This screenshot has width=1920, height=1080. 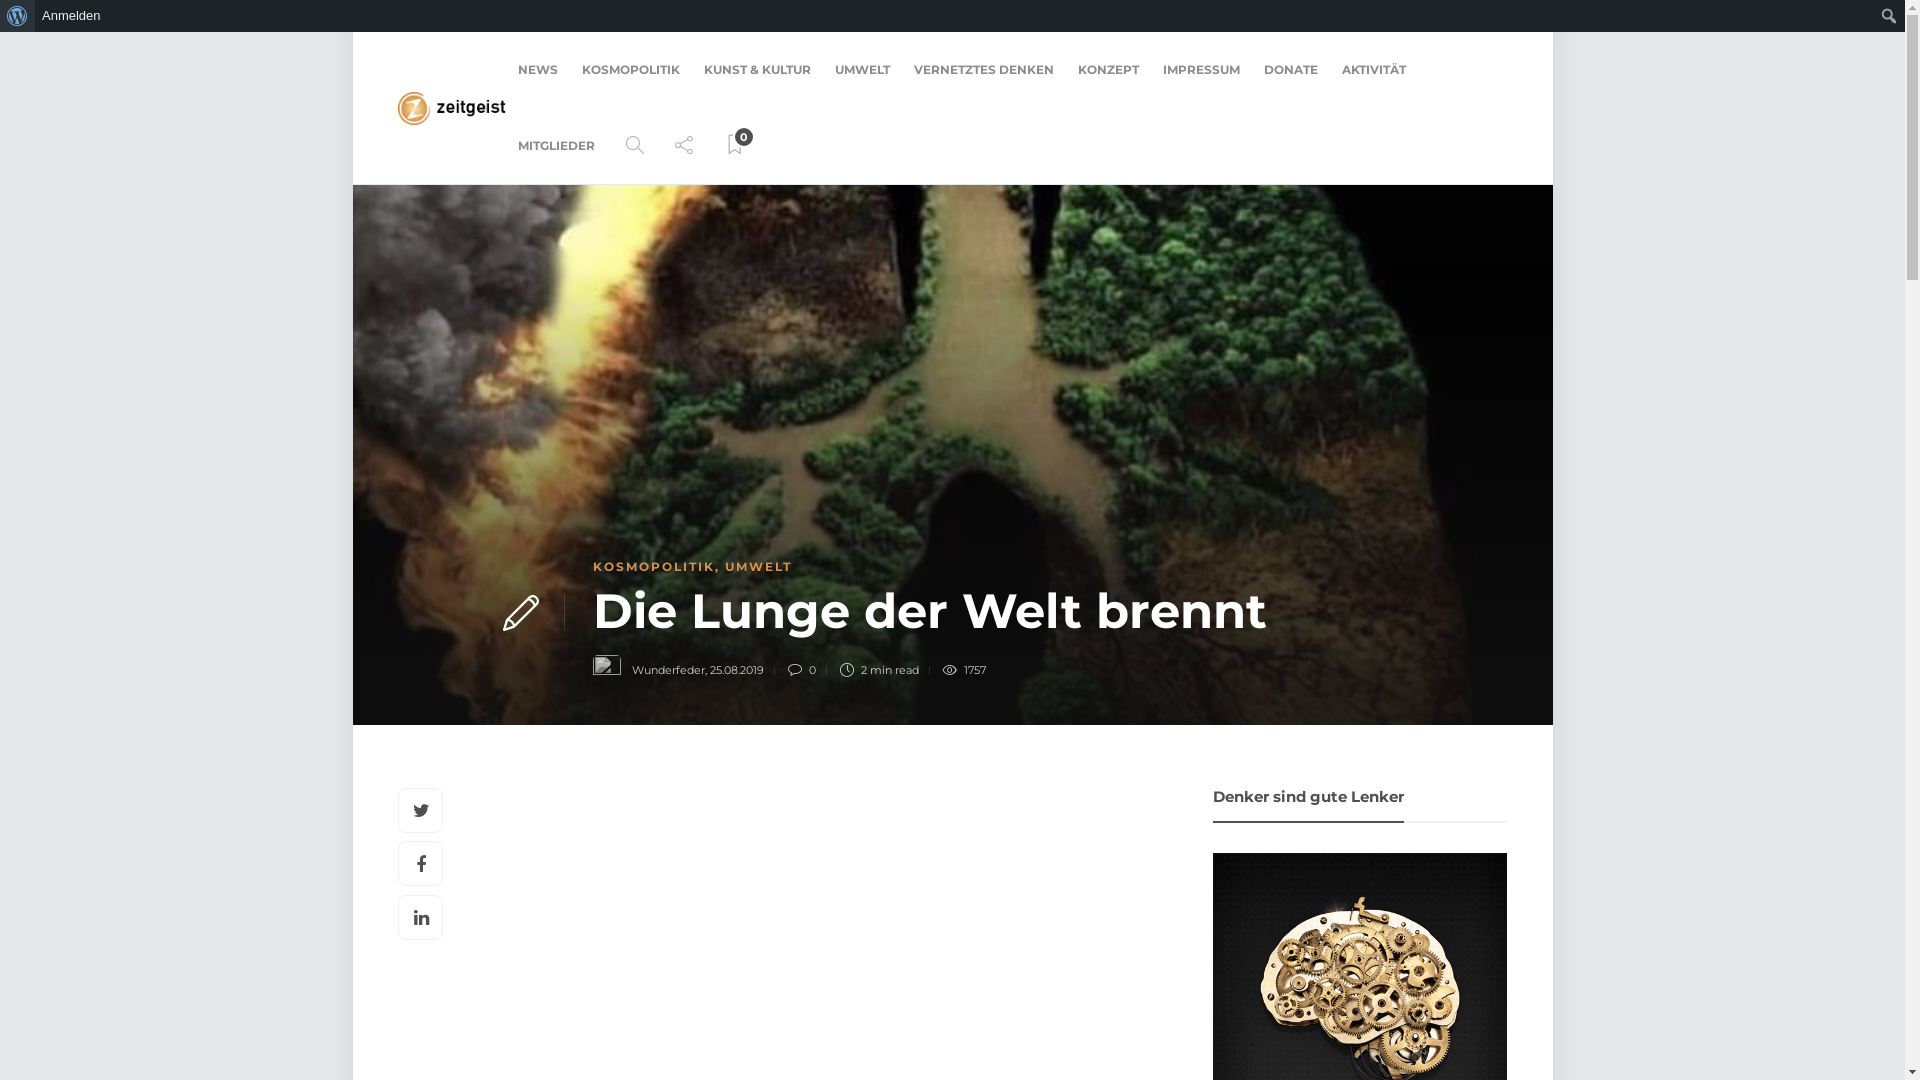 What do you see at coordinates (537, 68) in the screenshot?
I see `'NEWS'` at bounding box center [537, 68].